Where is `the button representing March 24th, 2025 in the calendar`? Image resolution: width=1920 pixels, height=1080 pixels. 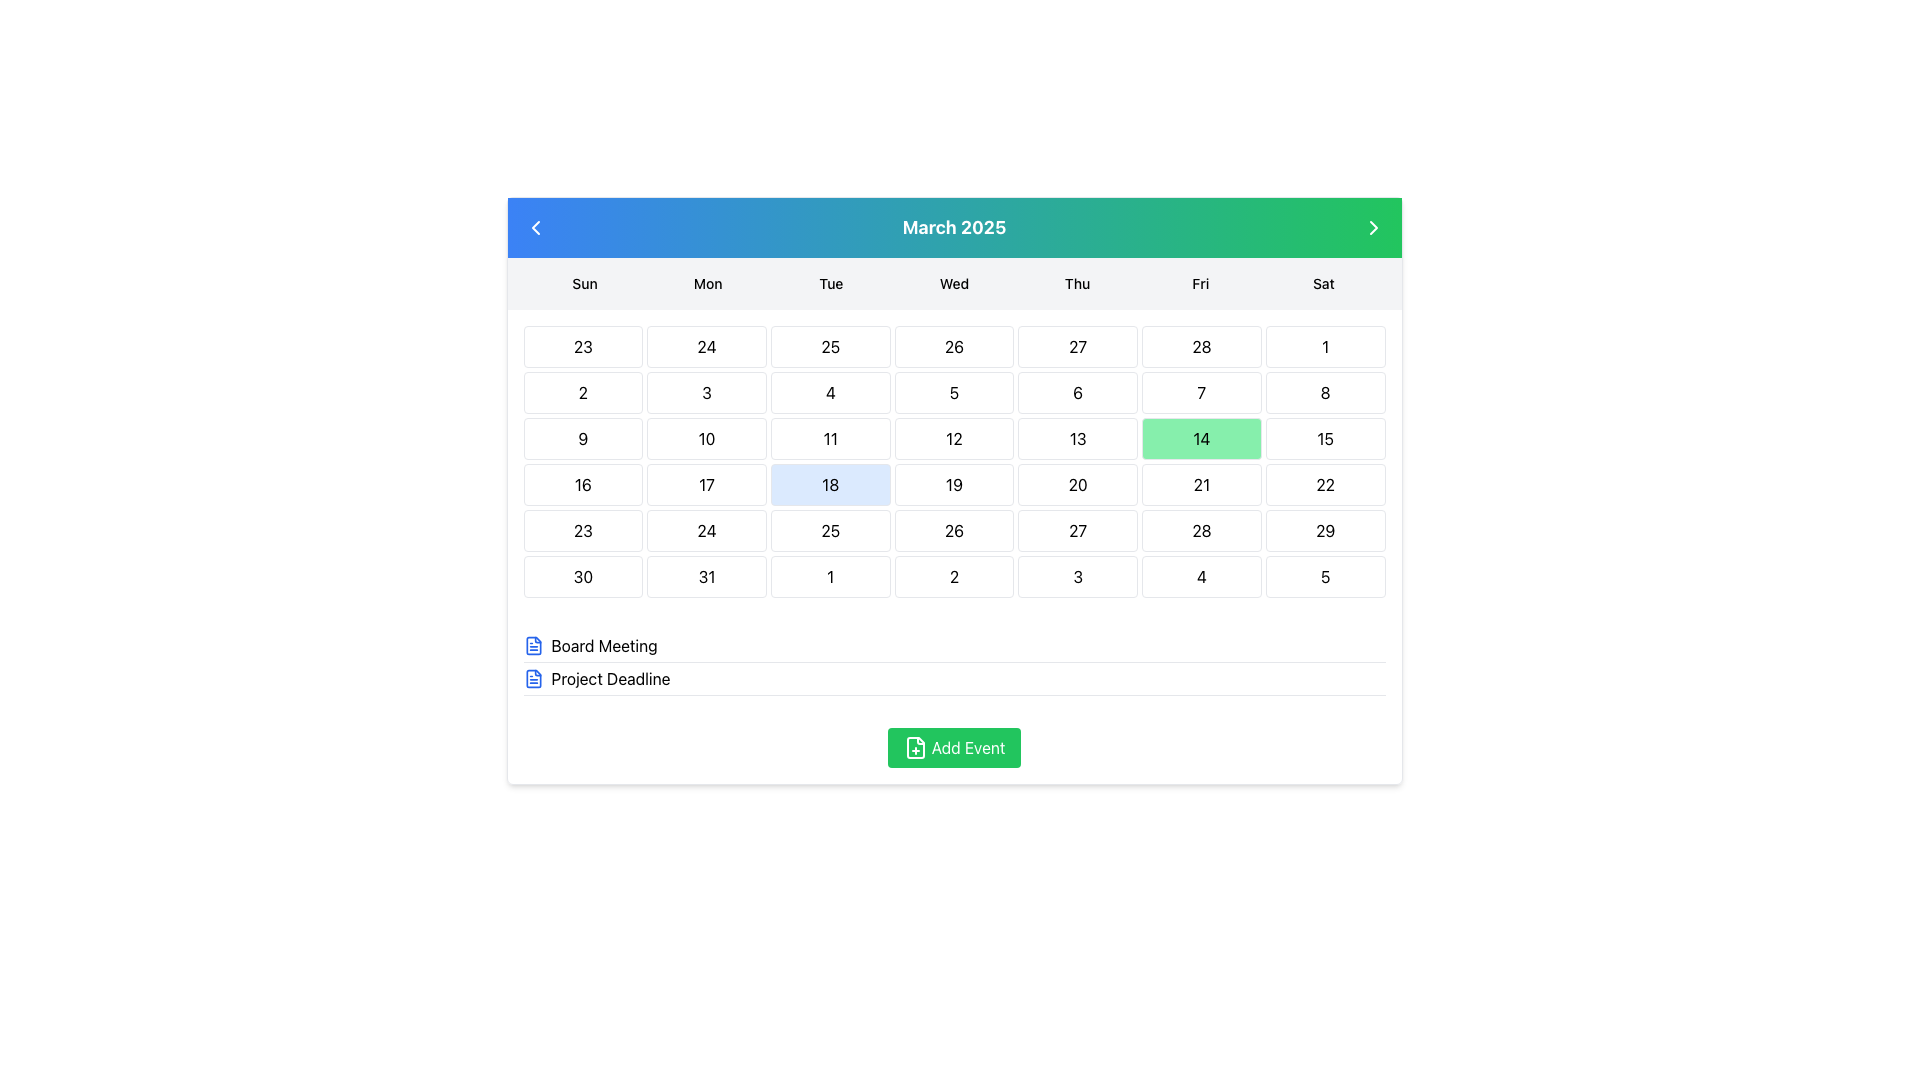
the button representing March 24th, 2025 in the calendar is located at coordinates (707, 530).